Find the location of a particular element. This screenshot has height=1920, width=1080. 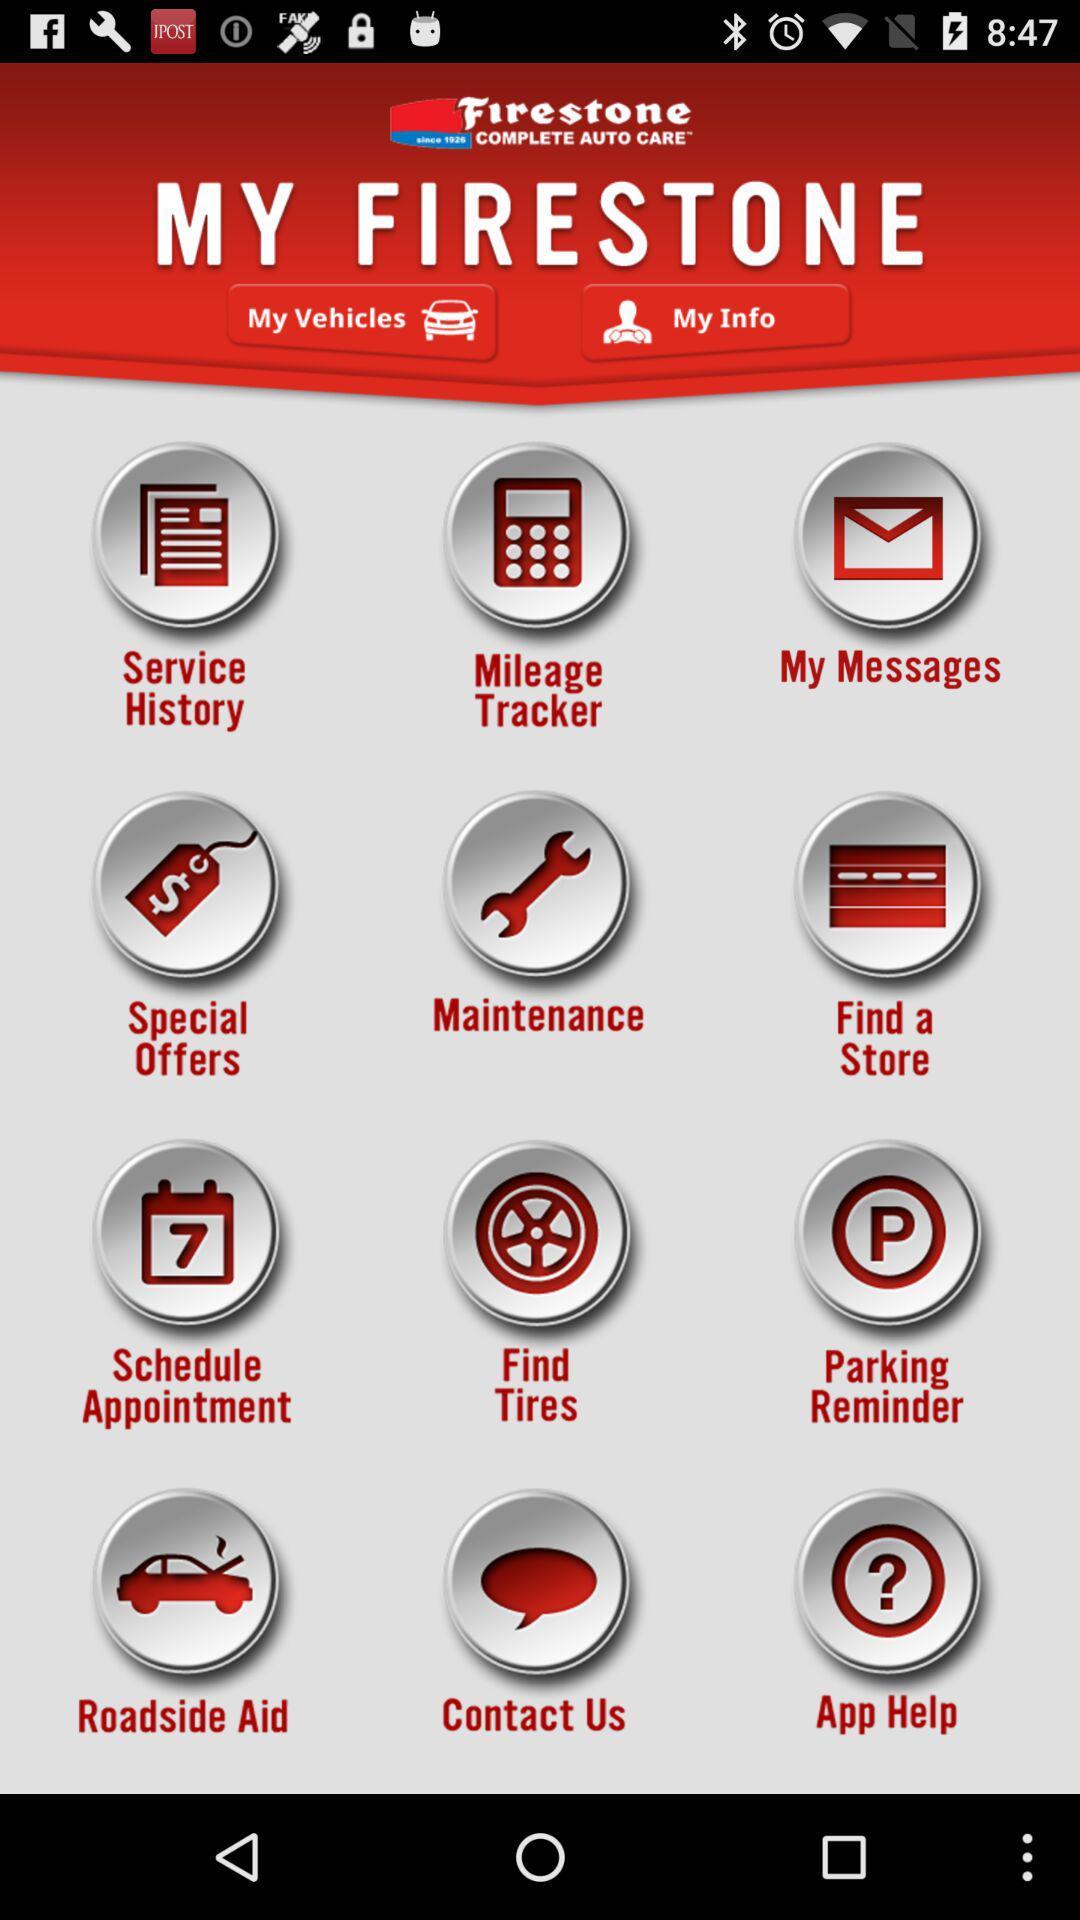

help is located at coordinates (890, 1633).